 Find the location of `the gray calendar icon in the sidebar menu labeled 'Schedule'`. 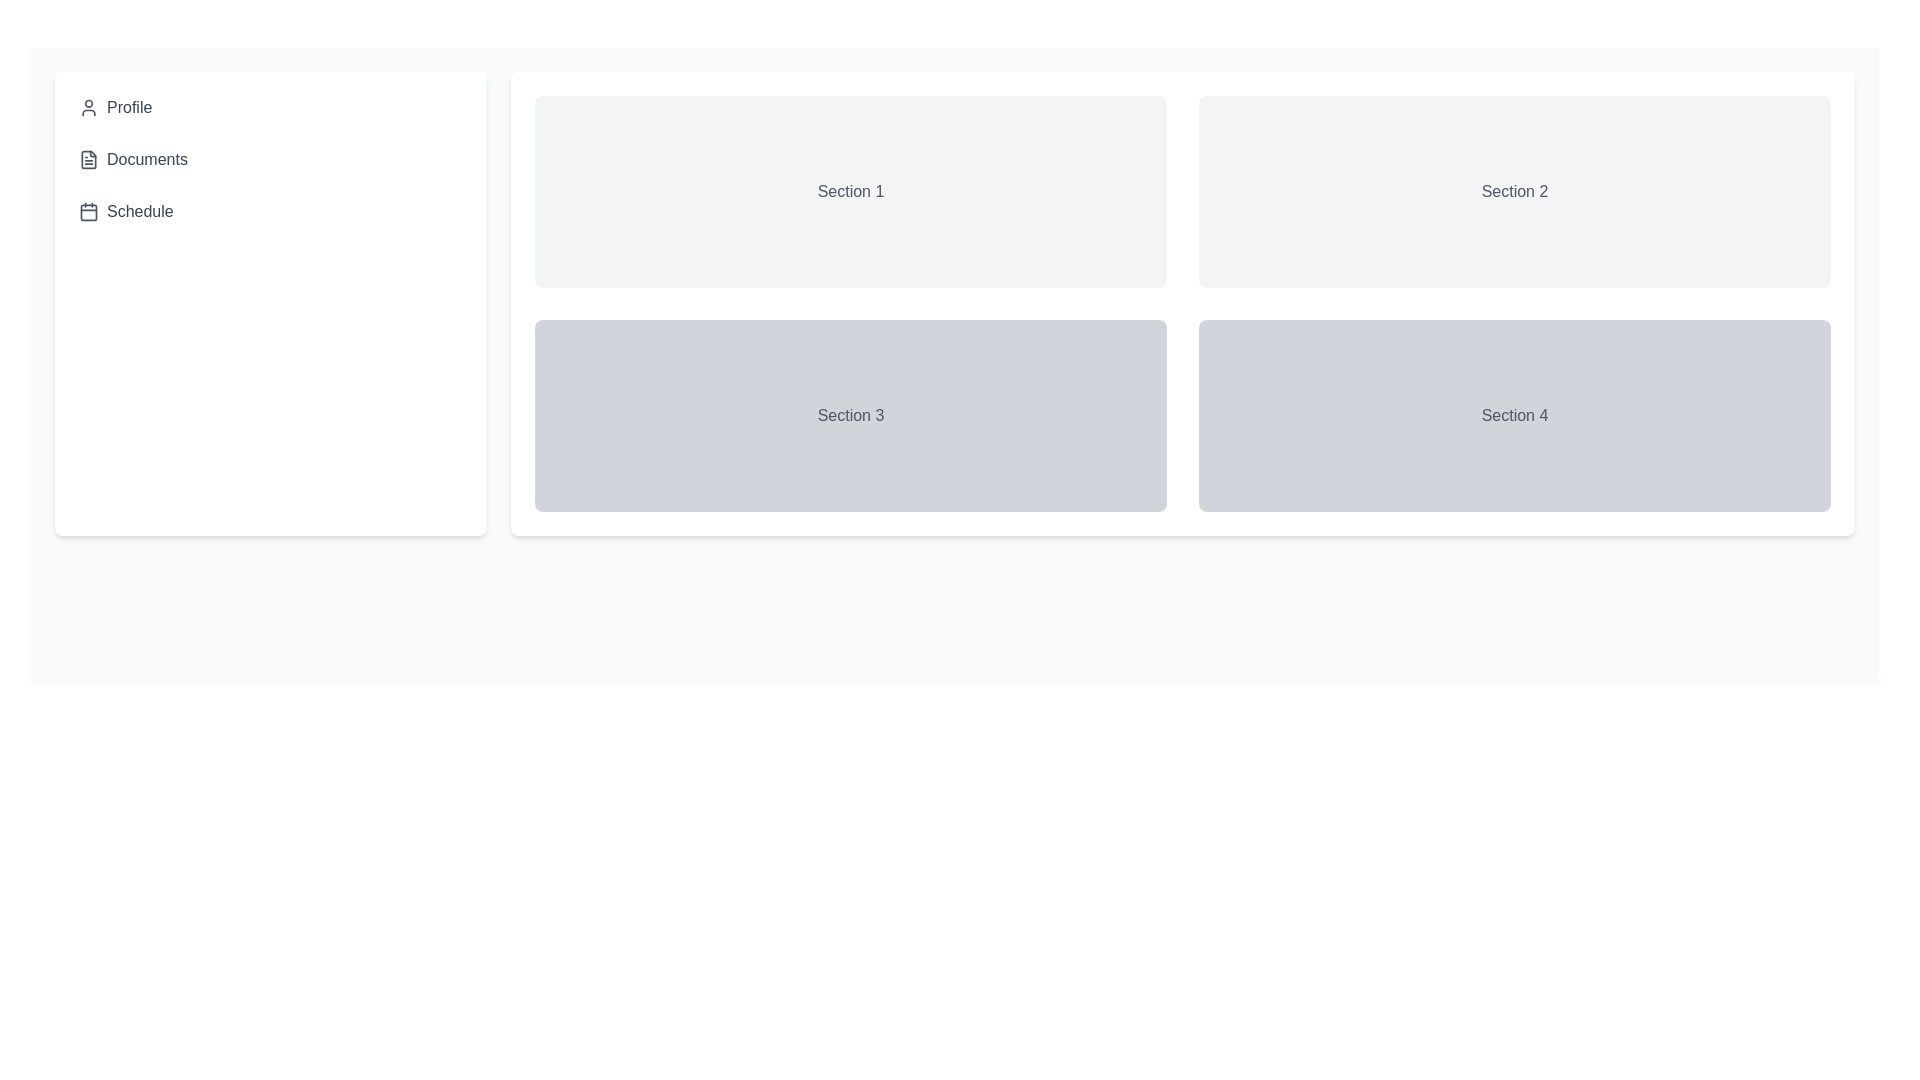

the gray calendar icon in the sidebar menu labeled 'Schedule' is located at coordinates (88, 212).